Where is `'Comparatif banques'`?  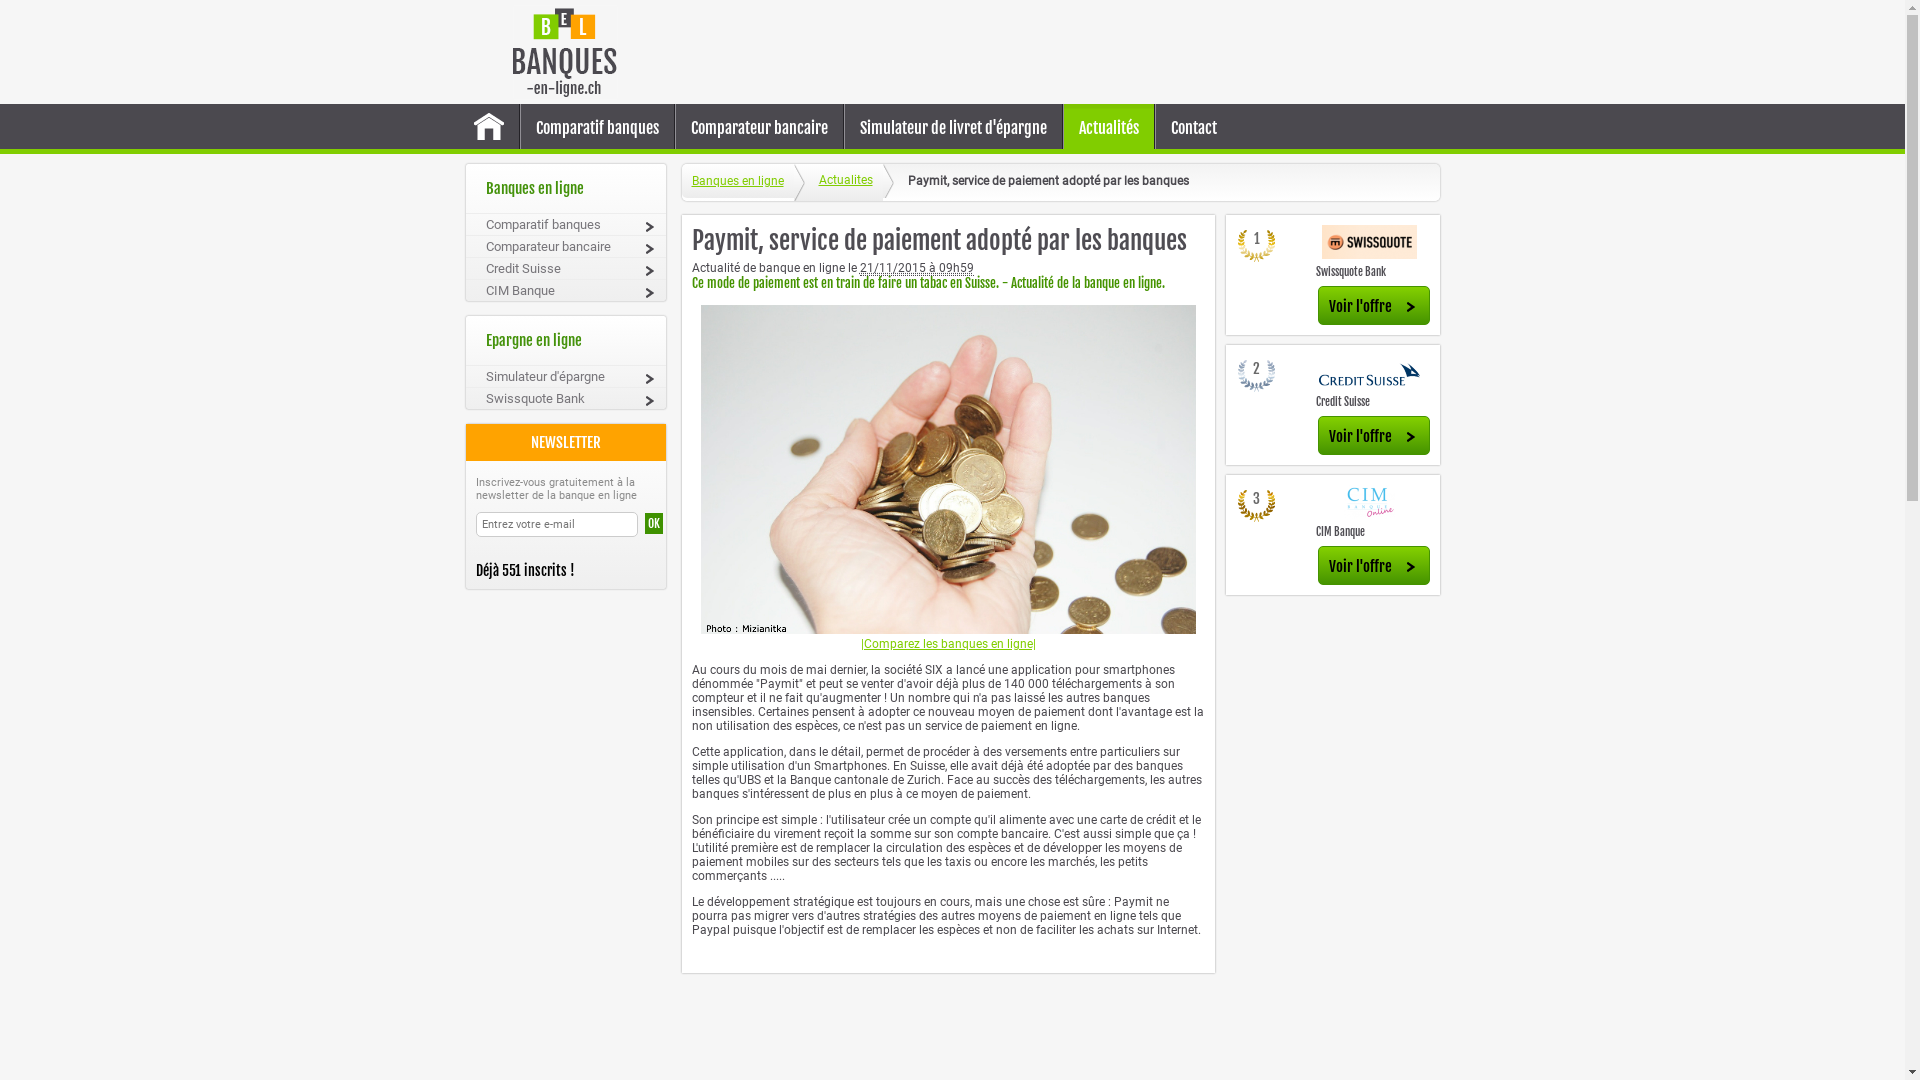
'Comparatif banques' is located at coordinates (565, 224).